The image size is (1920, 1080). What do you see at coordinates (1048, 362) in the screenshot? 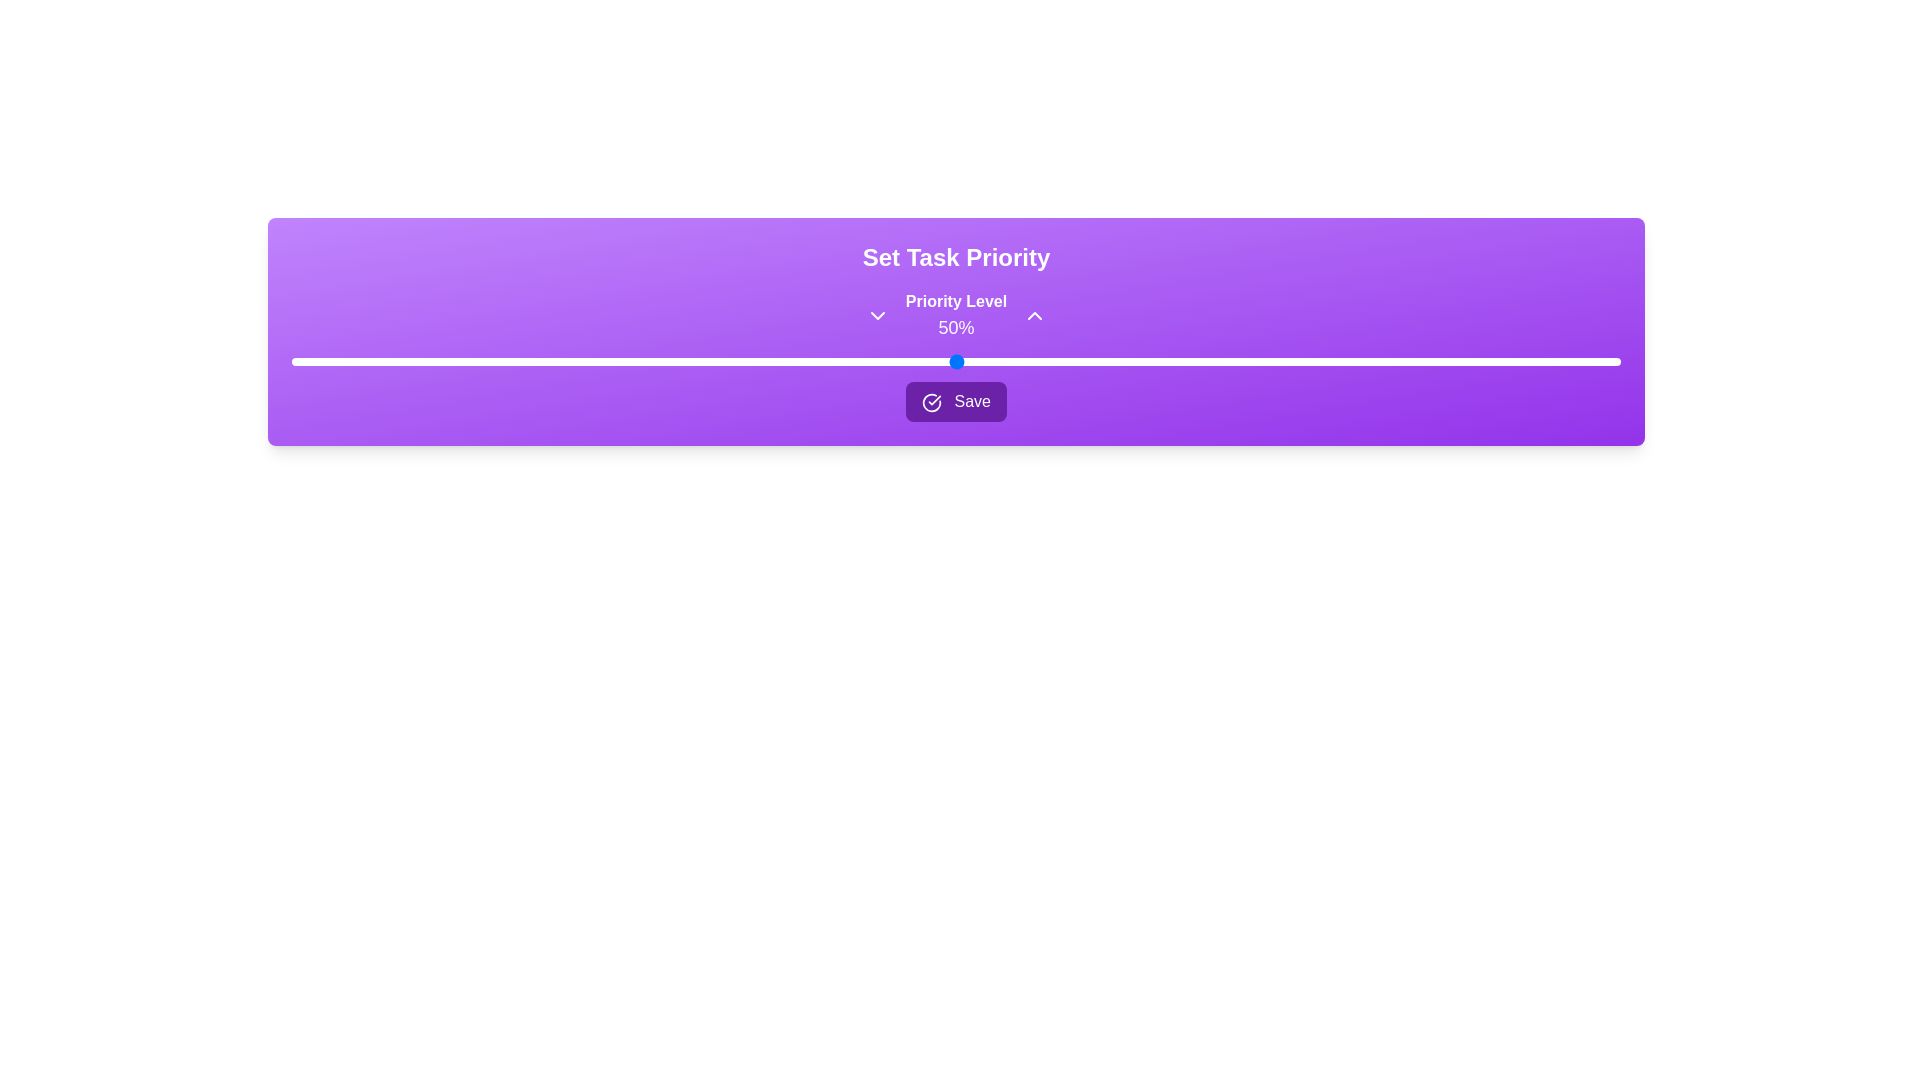
I see `the priority level` at bounding box center [1048, 362].